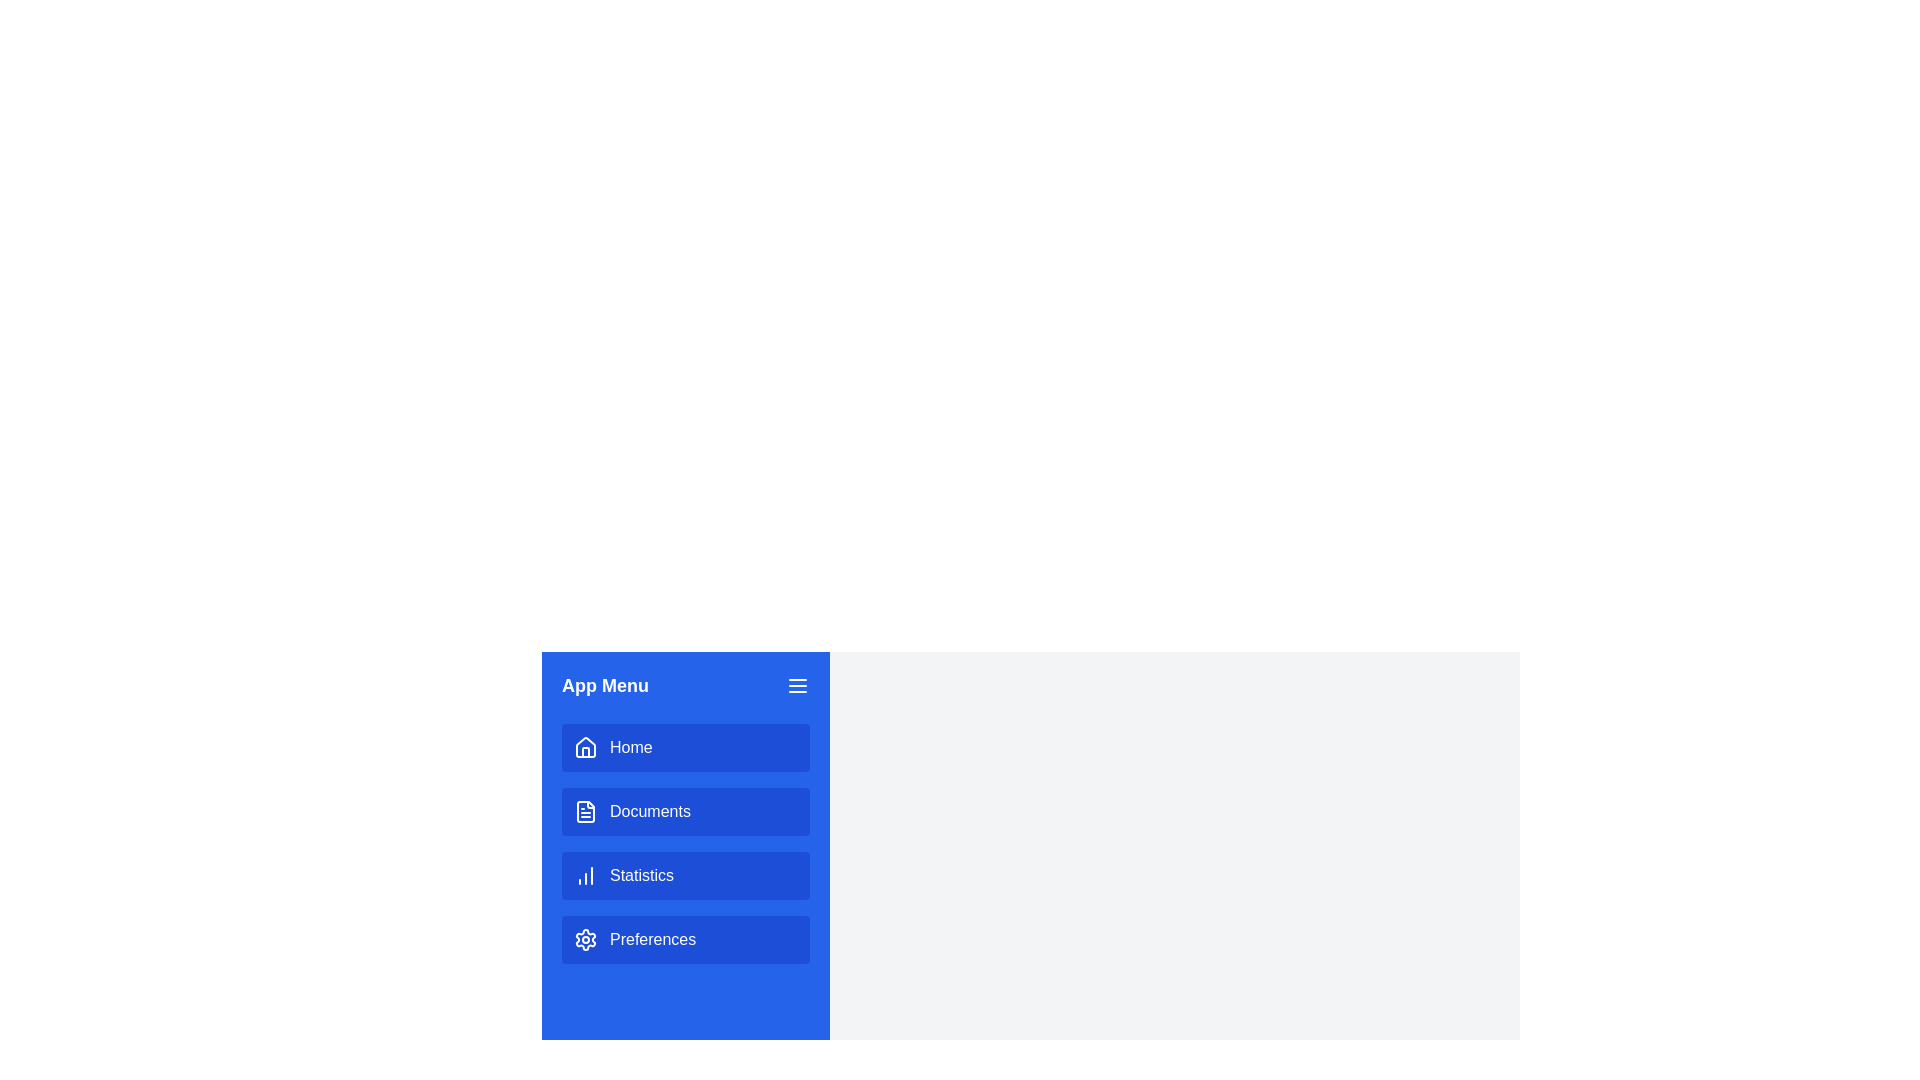 The image size is (1920, 1080). Describe the element at coordinates (686, 812) in the screenshot. I see `the 'Documents' menu button` at that location.